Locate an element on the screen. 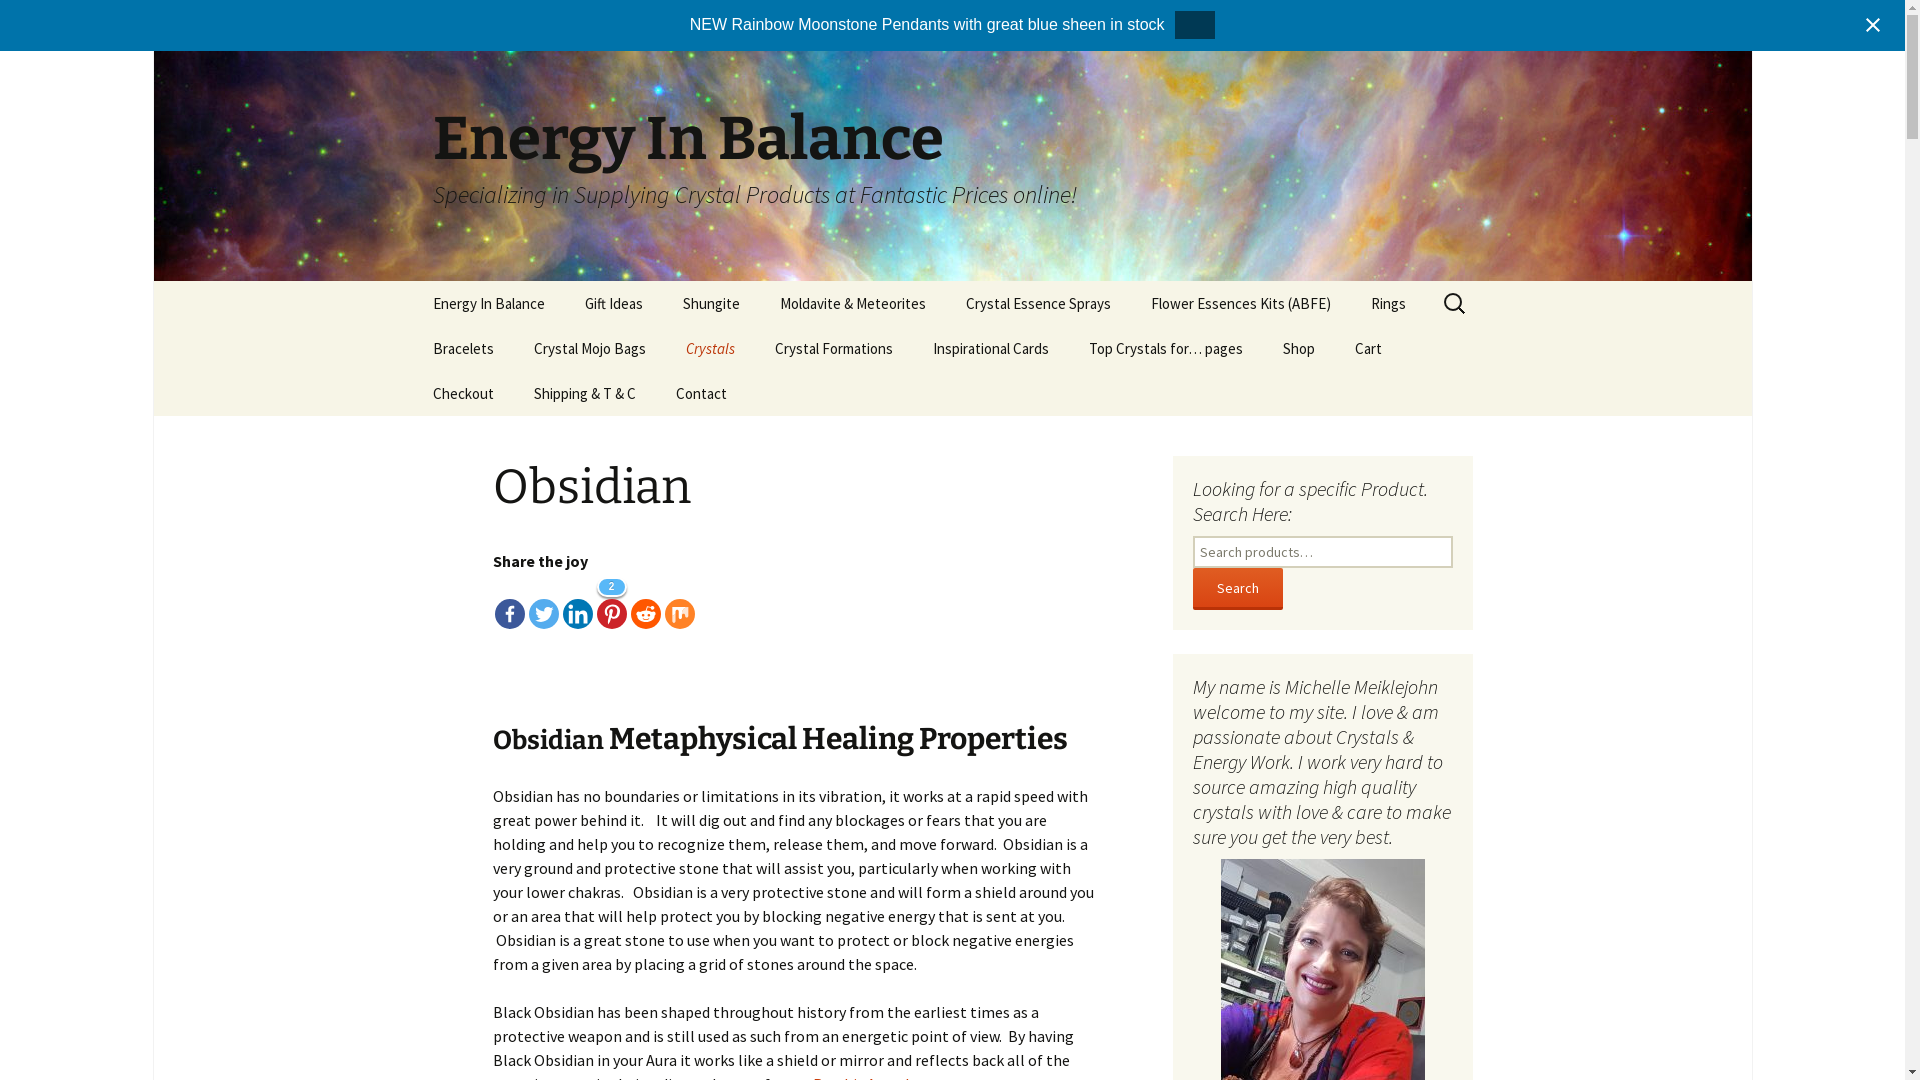  'Crystal Mojo Bags' is located at coordinates (513, 347).